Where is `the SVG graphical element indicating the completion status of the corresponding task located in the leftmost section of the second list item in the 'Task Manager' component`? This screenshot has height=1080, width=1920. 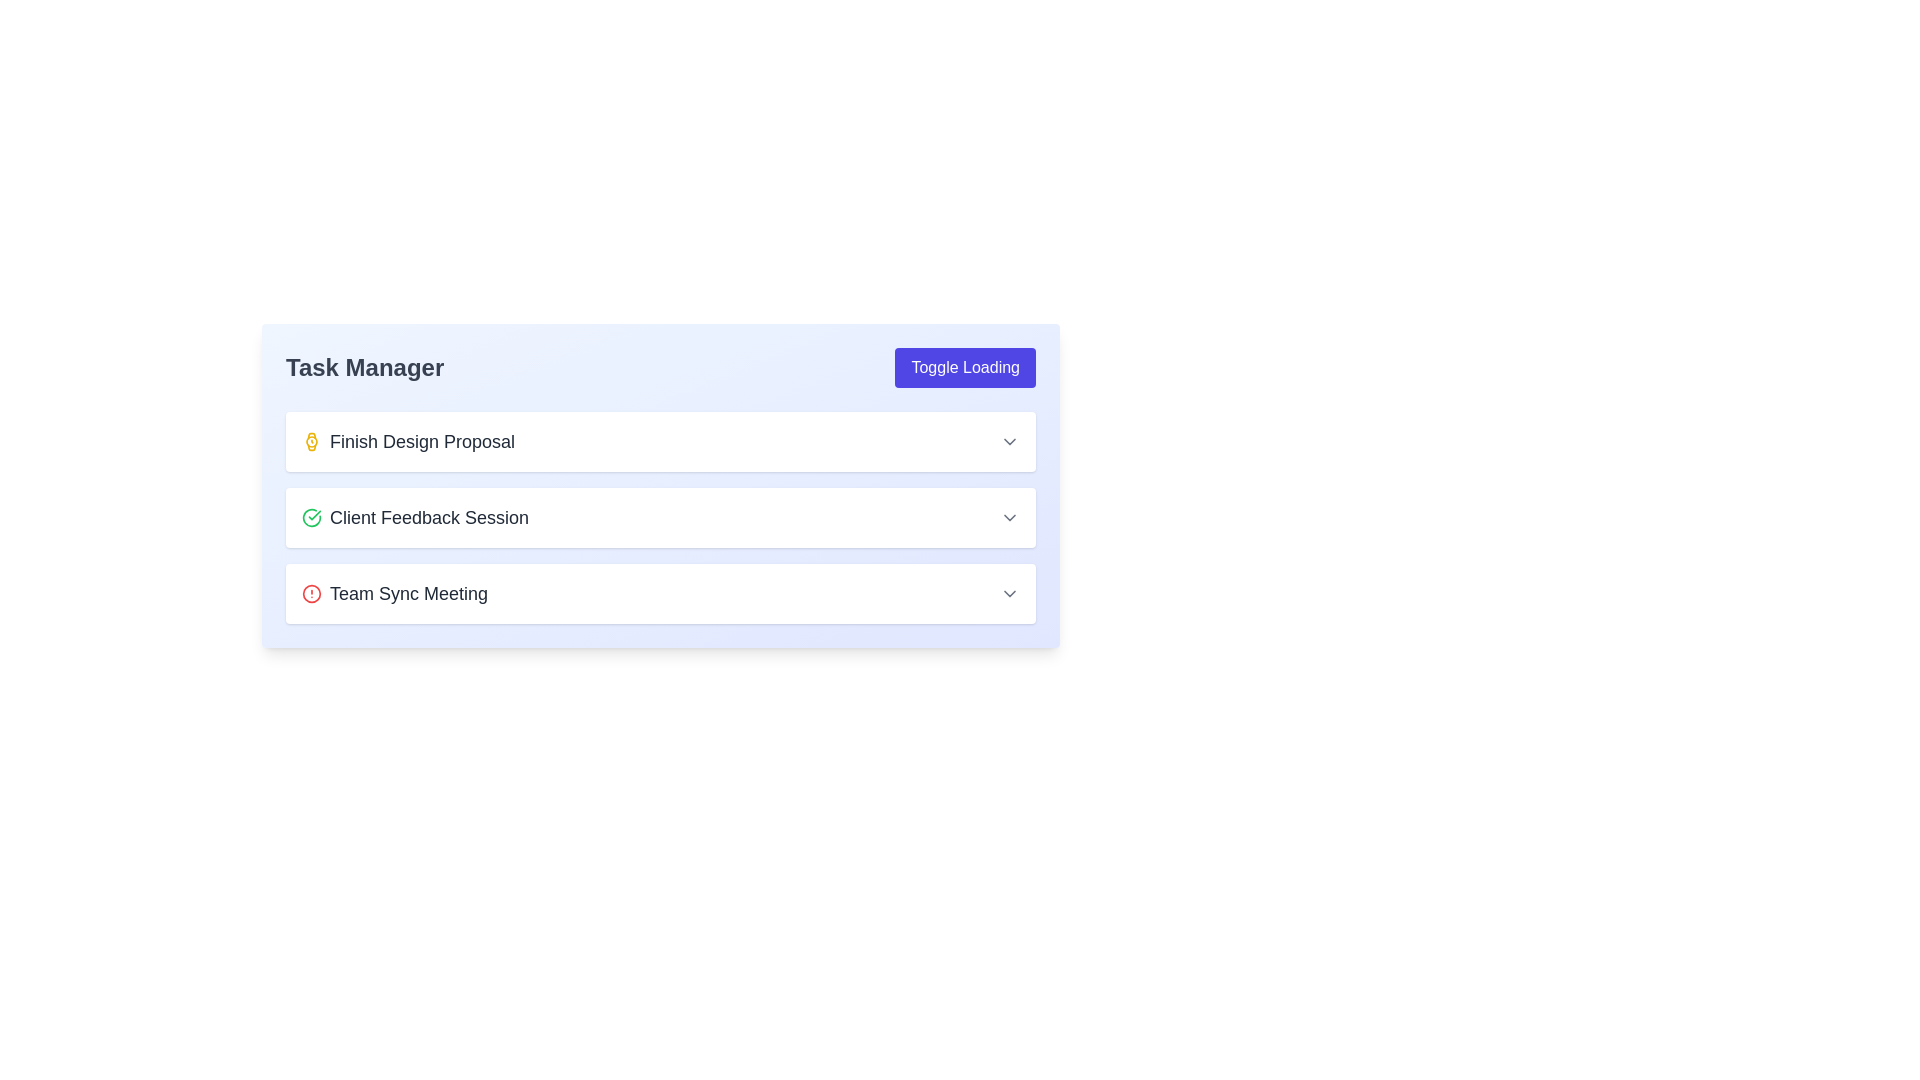
the SVG graphical element indicating the completion status of the corresponding task located in the leftmost section of the second list item in the 'Task Manager' component is located at coordinates (311, 516).